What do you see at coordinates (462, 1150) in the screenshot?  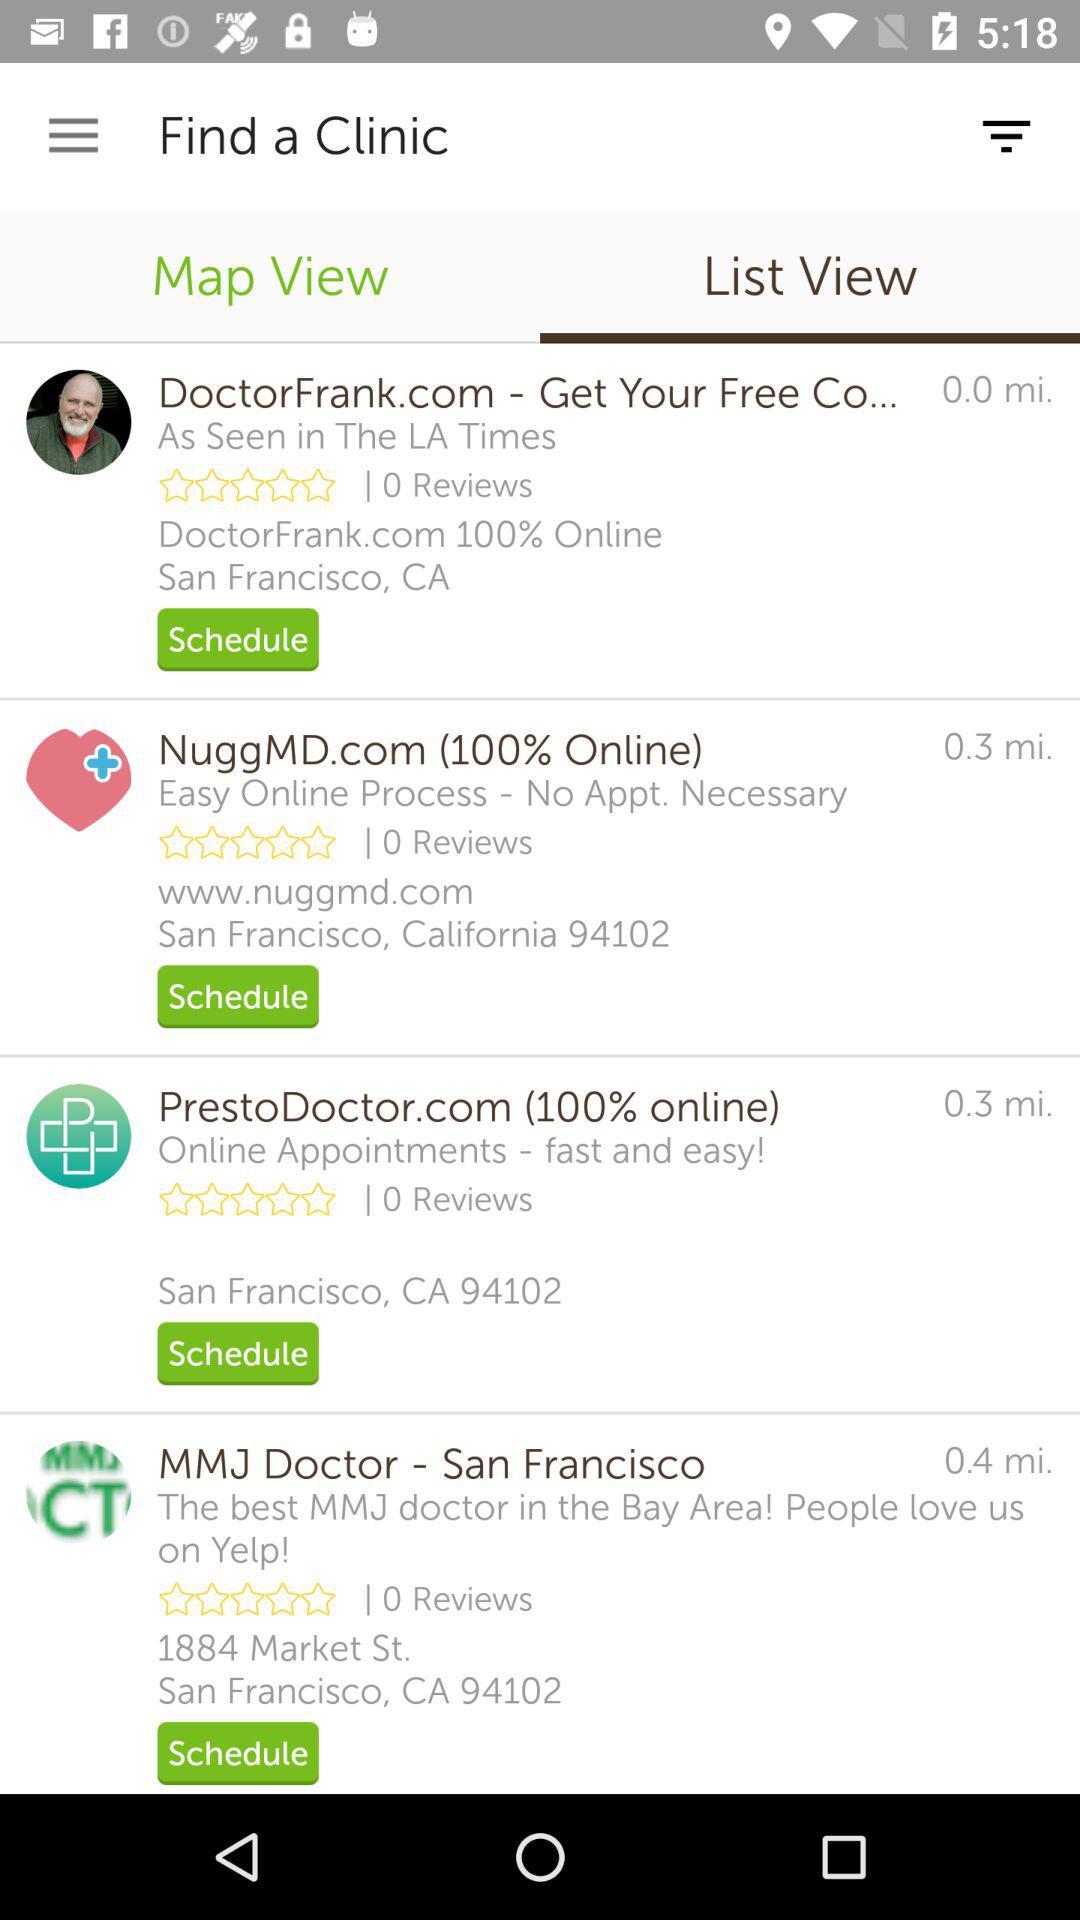 I see `the item above the | 0 reviews` at bounding box center [462, 1150].